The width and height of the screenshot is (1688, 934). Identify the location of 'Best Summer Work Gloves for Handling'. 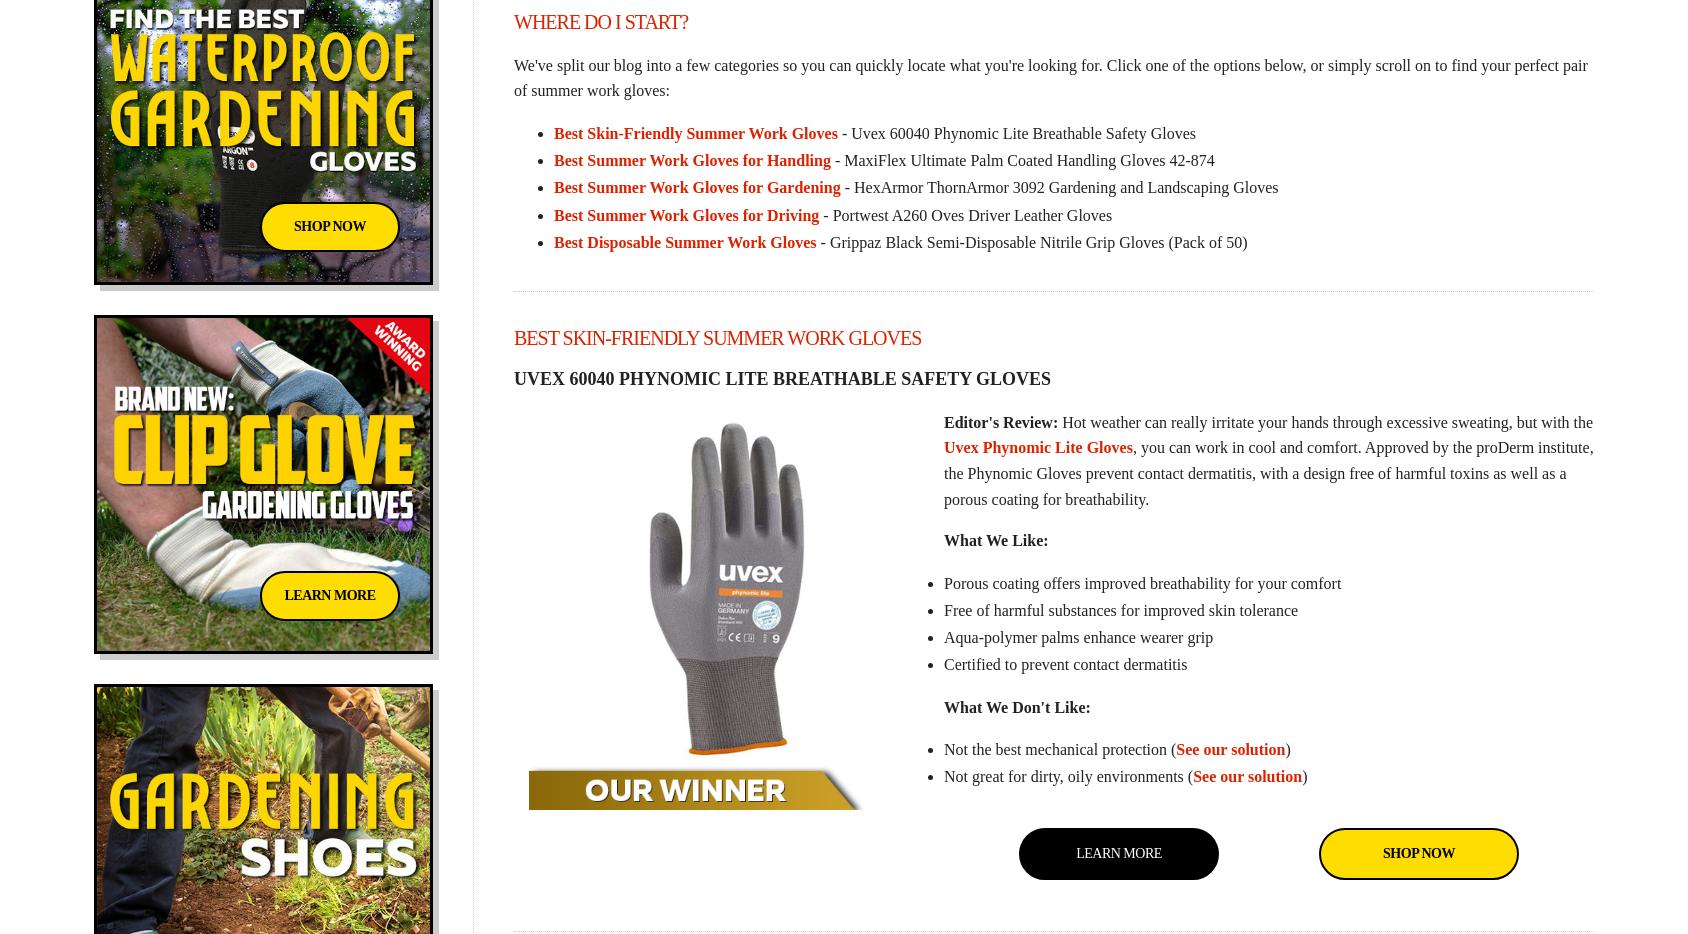
(691, 160).